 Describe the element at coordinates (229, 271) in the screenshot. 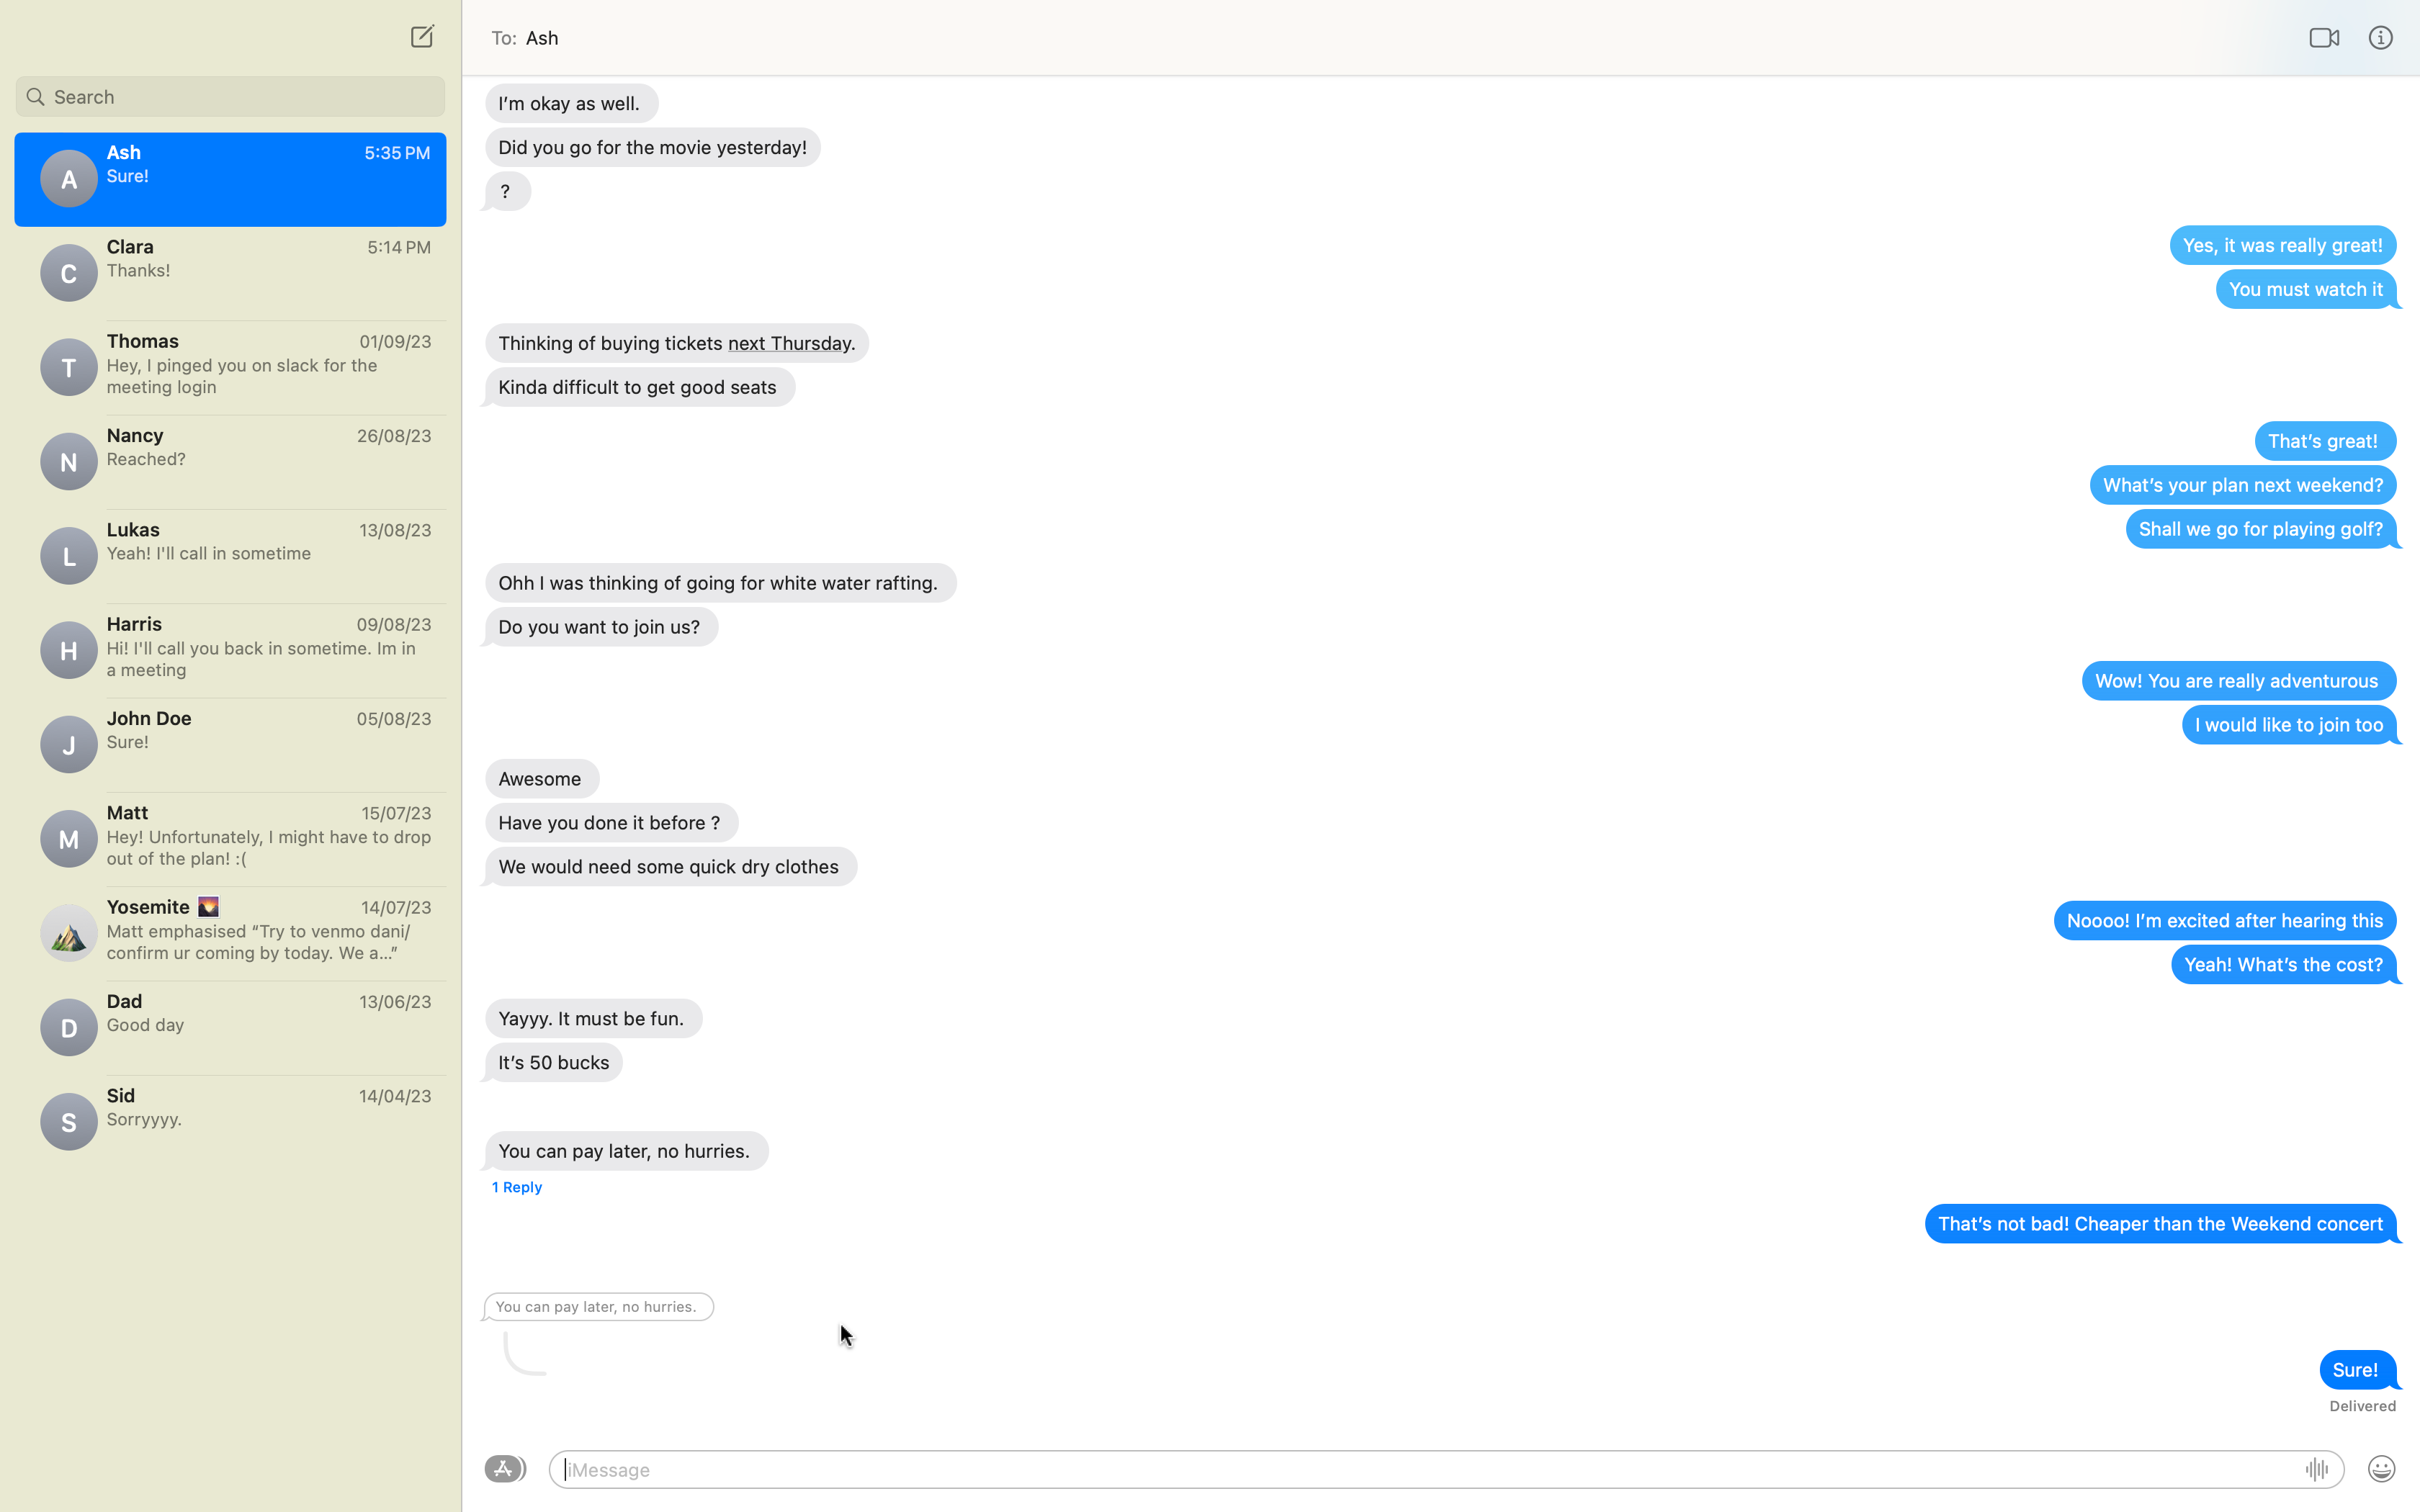

I see `Navigate and view previous messages with Clara` at that location.